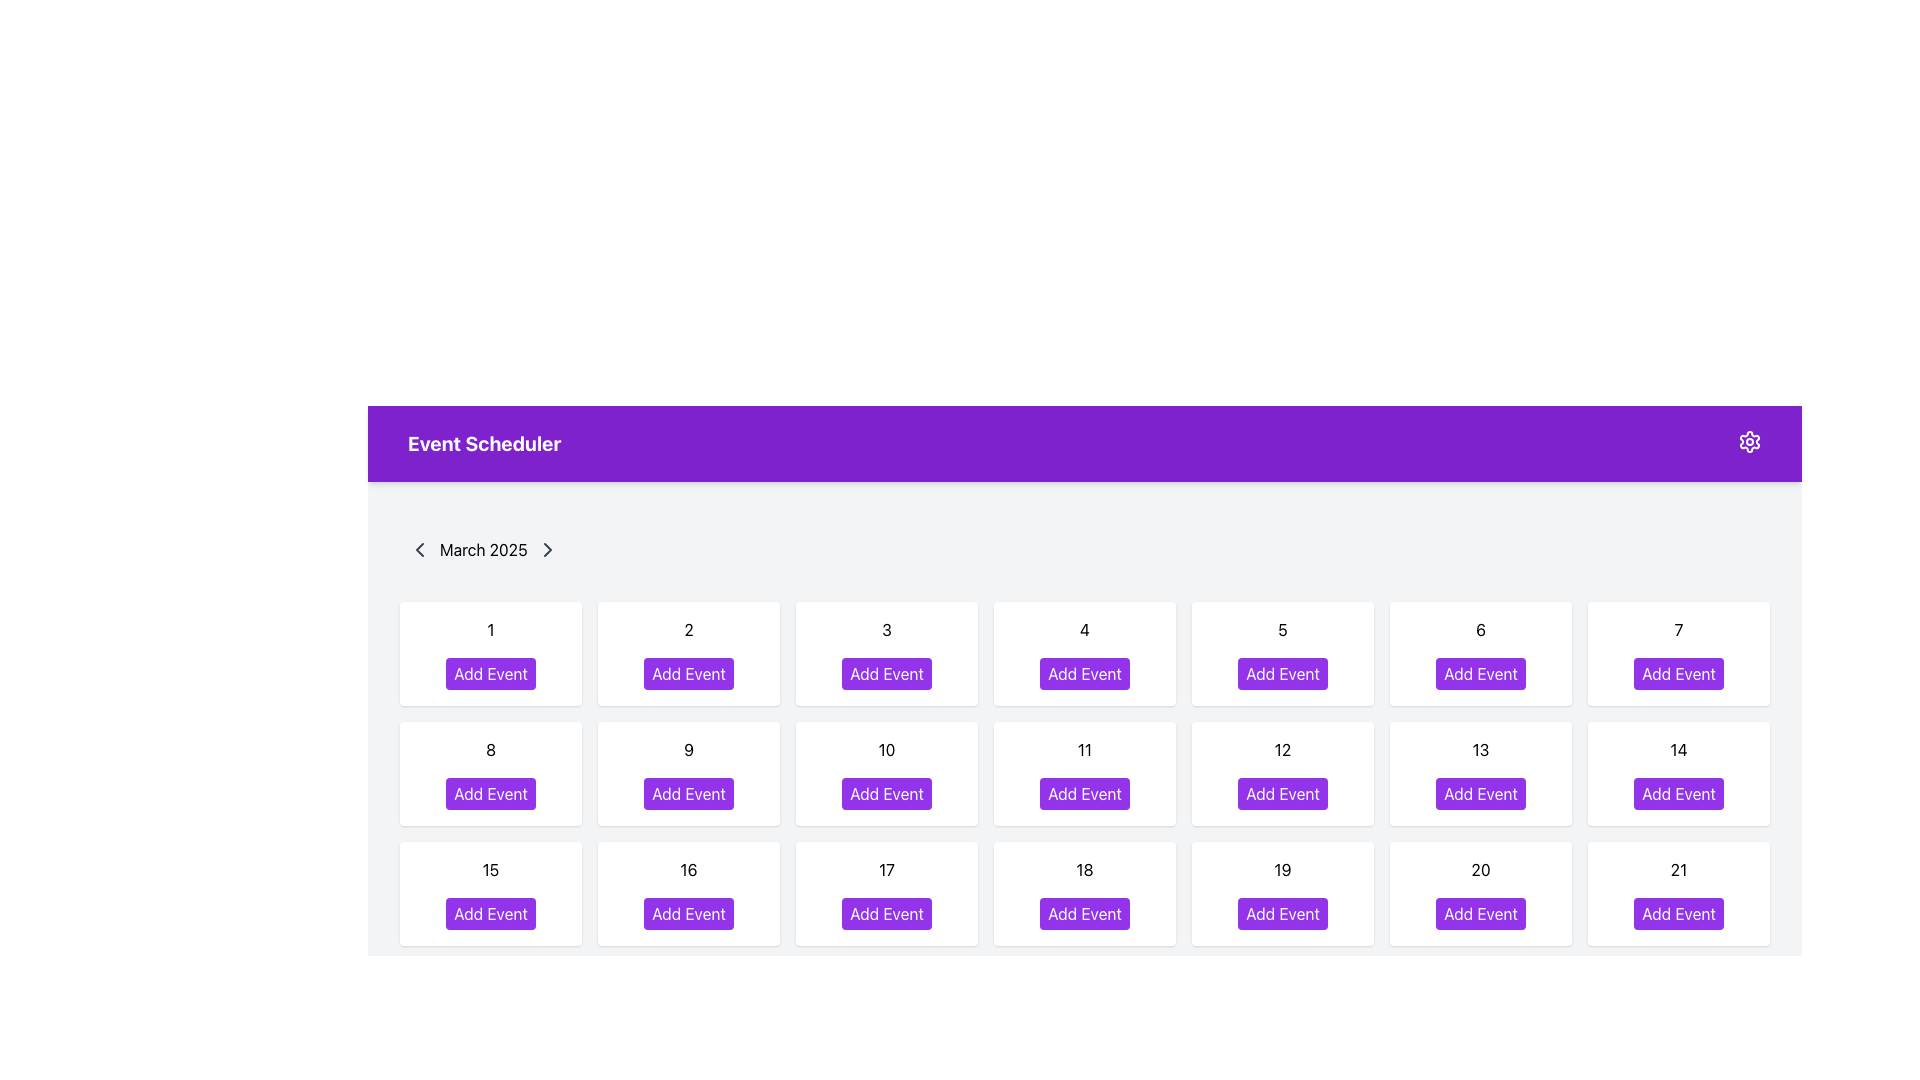 The image size is (1920, 1080). What do you see at coordinates (1481, 893) in the screenshot?
I see `the 'Add Event' button on the Calendar date card for the date 20, located in the 'Event Scheduler' panel, to trigger the hover effect` at bounding box center [1481, 893].